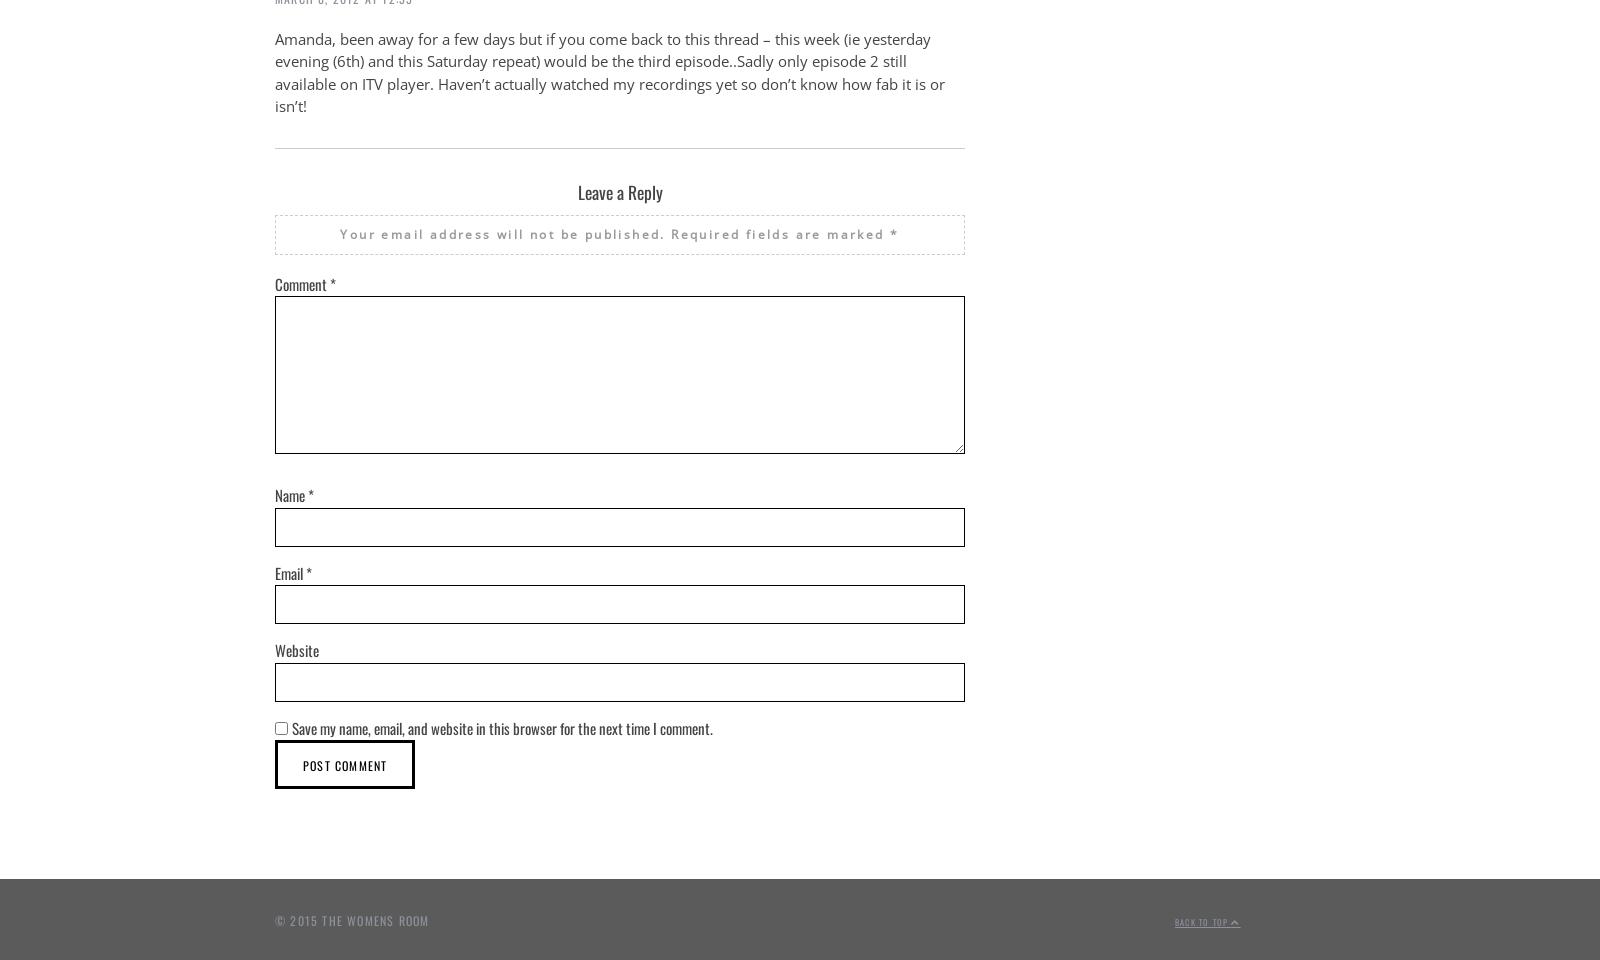 This screenshot has width=1600, height=960. I want to click on 'Required fields are marked', so click(780, 233).